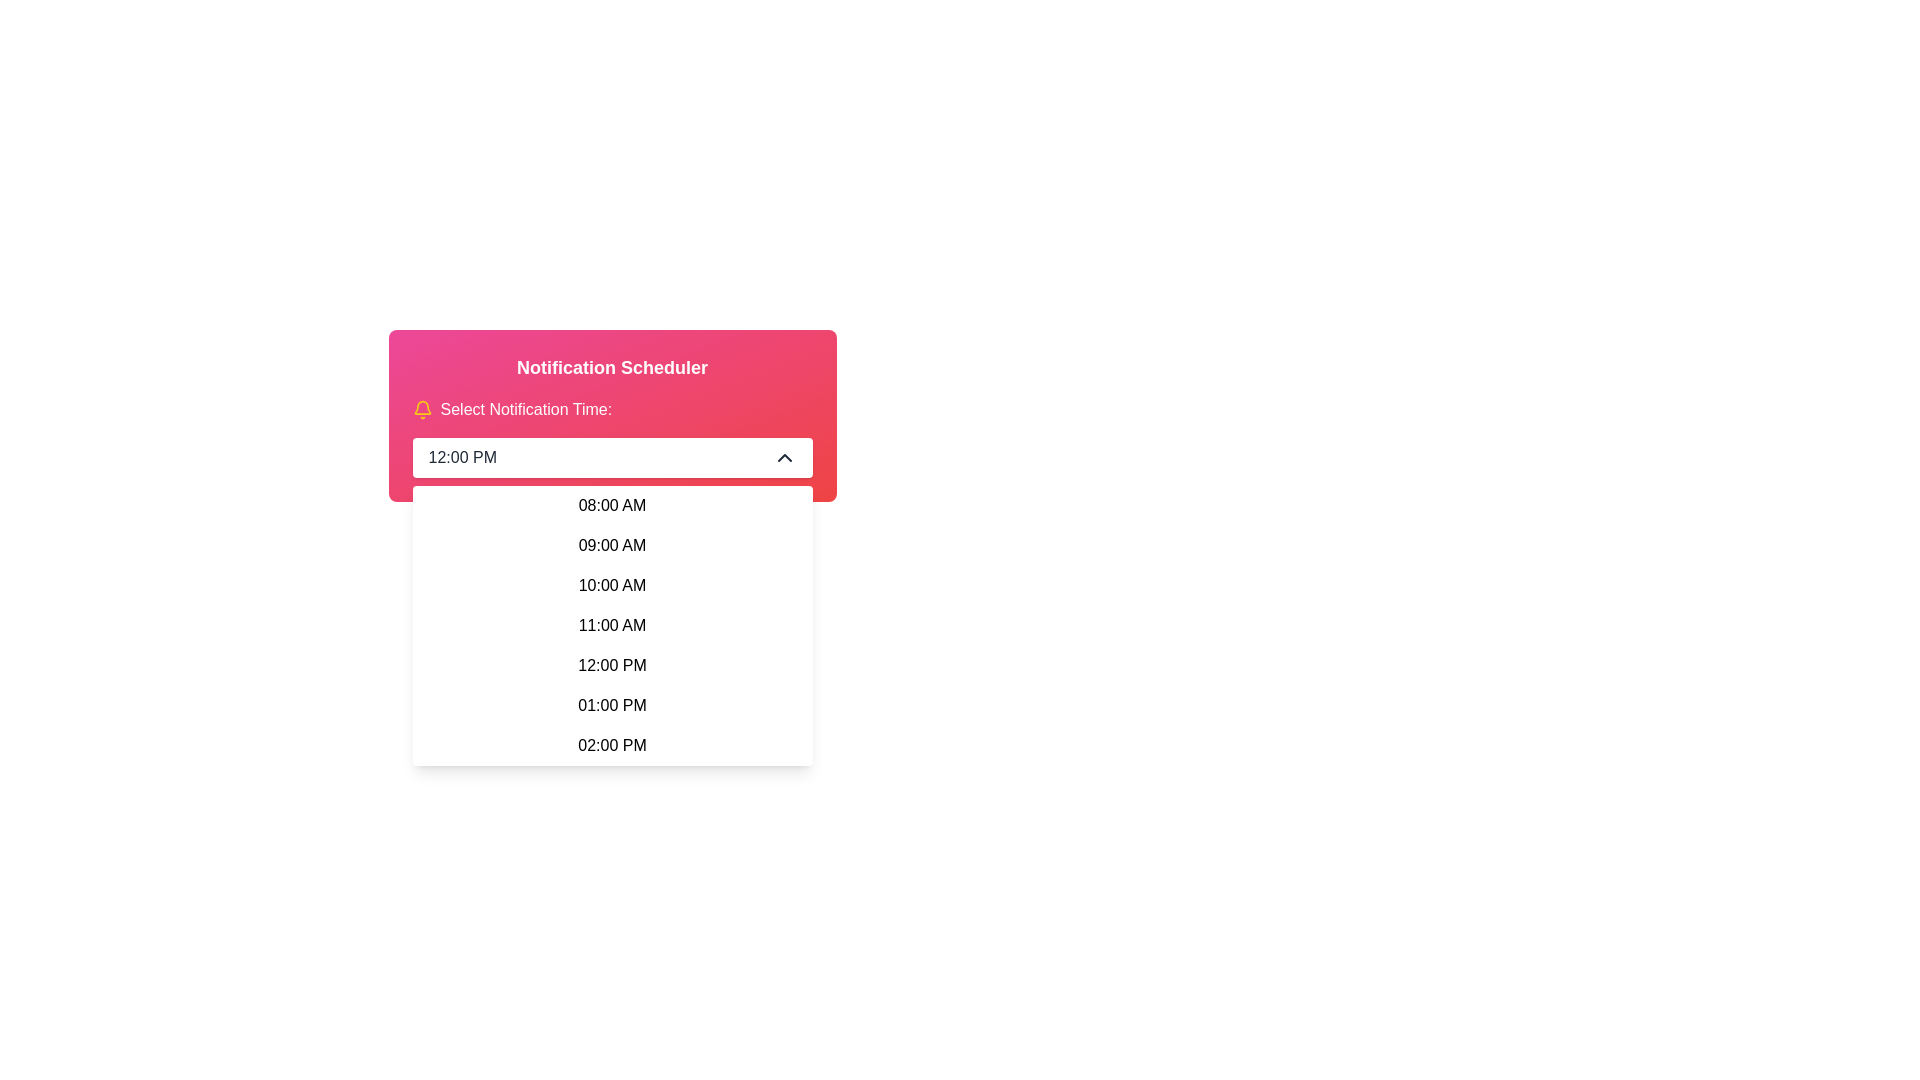  Describe the element at coordinates (611, 458) in the screenshot. I see `the dropdown button that allows users to select a specific time for scheduling notifications, located below the 'Select Notification Time:' label` at that location.